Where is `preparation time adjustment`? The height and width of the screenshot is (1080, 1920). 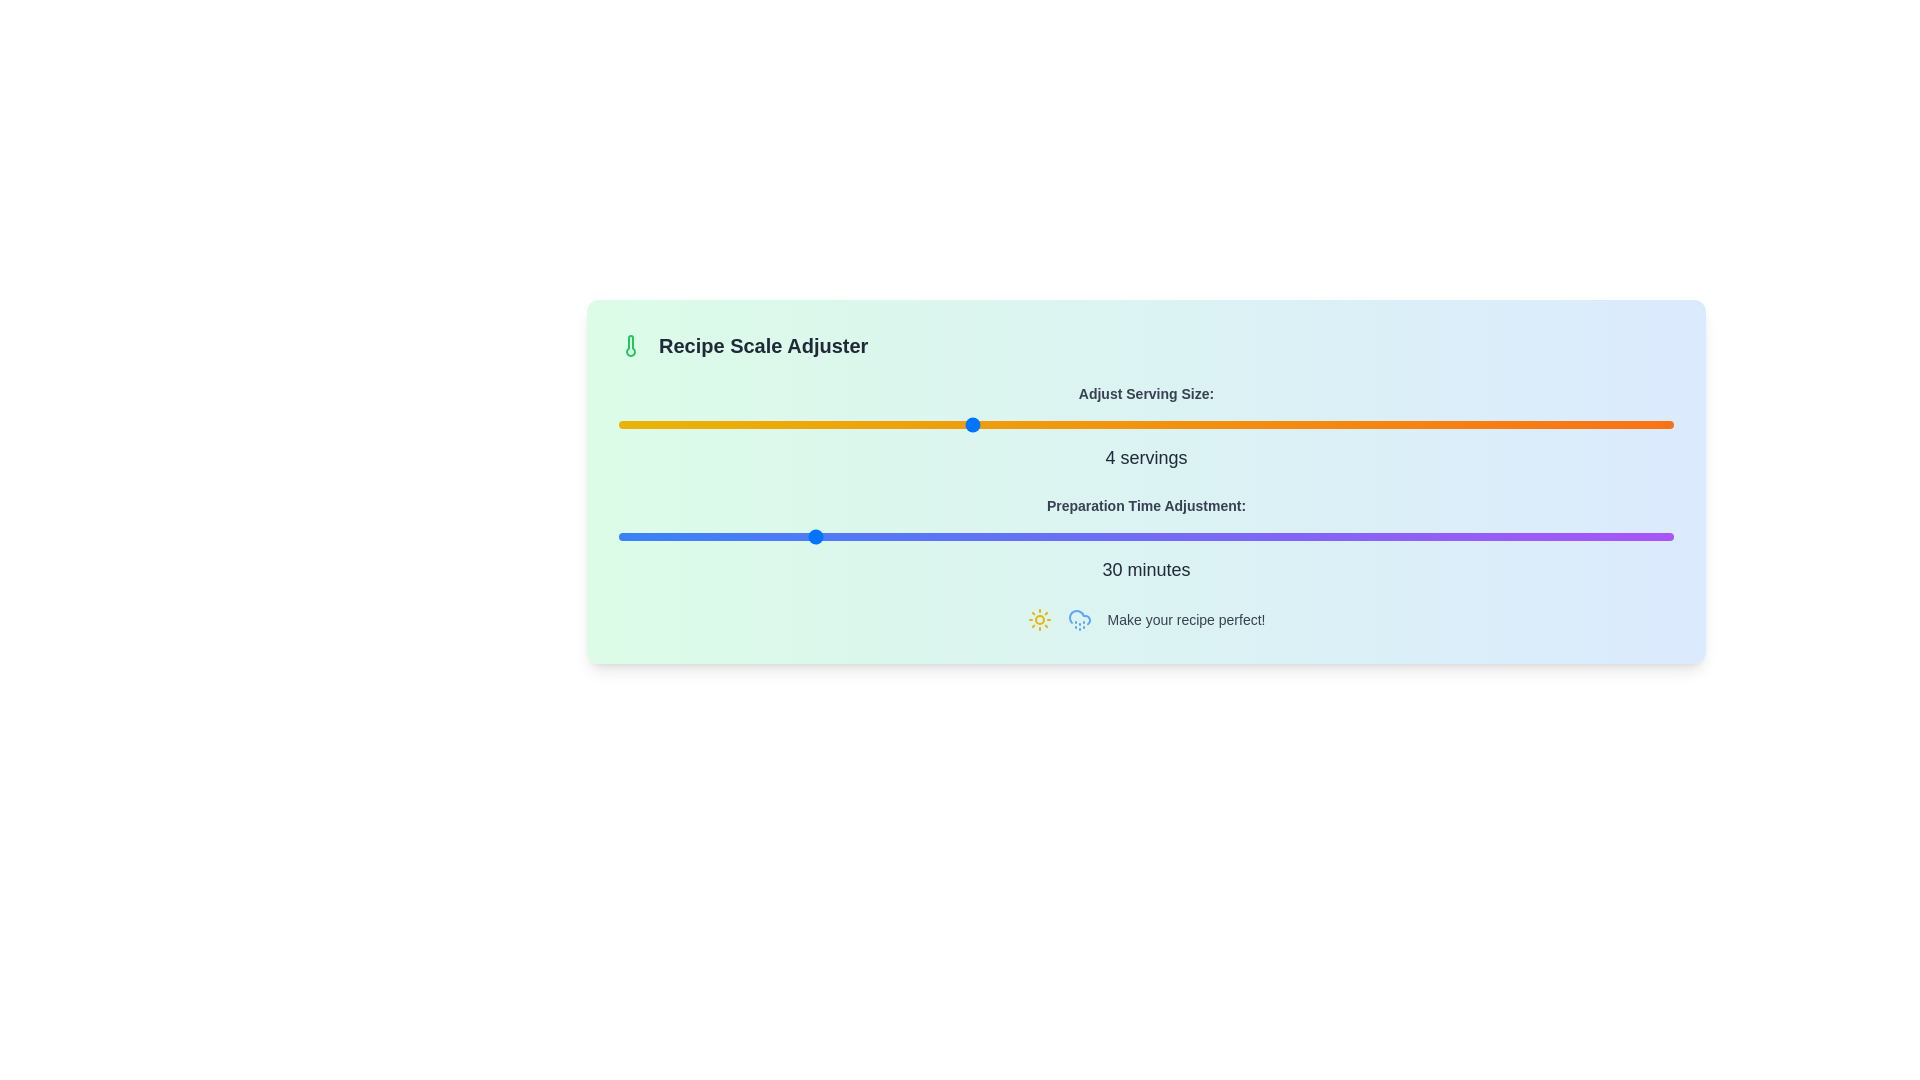 preparation time adjustment is located at coordinates (1606, 535).